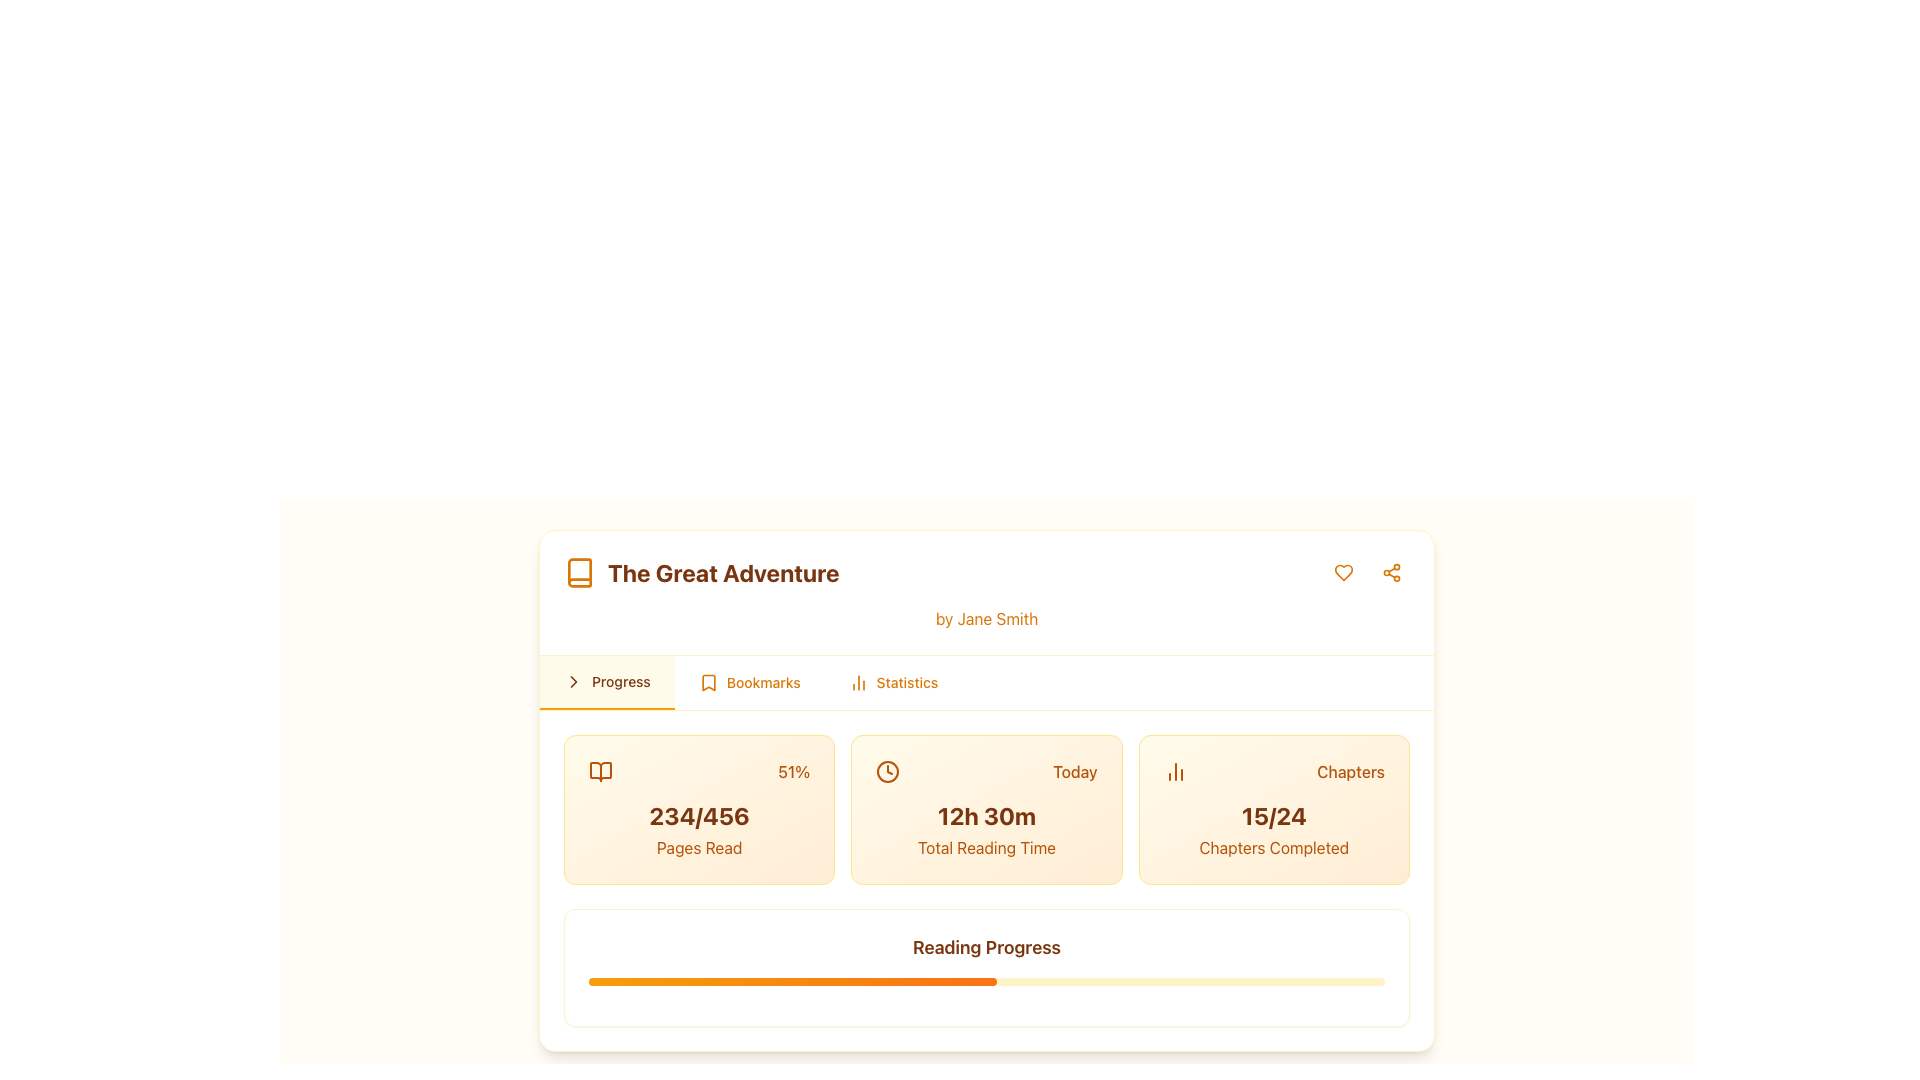 Image resolution: width=1920 pixels, height=1080 pixels. What do you see at coordinates (987, 810) in the screenshot?
I see `the Informative card that displays the total amount of reading time for the day, positioned centrally in the grid layout between the '234/456 Pages Read' card on the left and the '15/24 Chapters Completed' card on the right` at bounding box center [987, 810].